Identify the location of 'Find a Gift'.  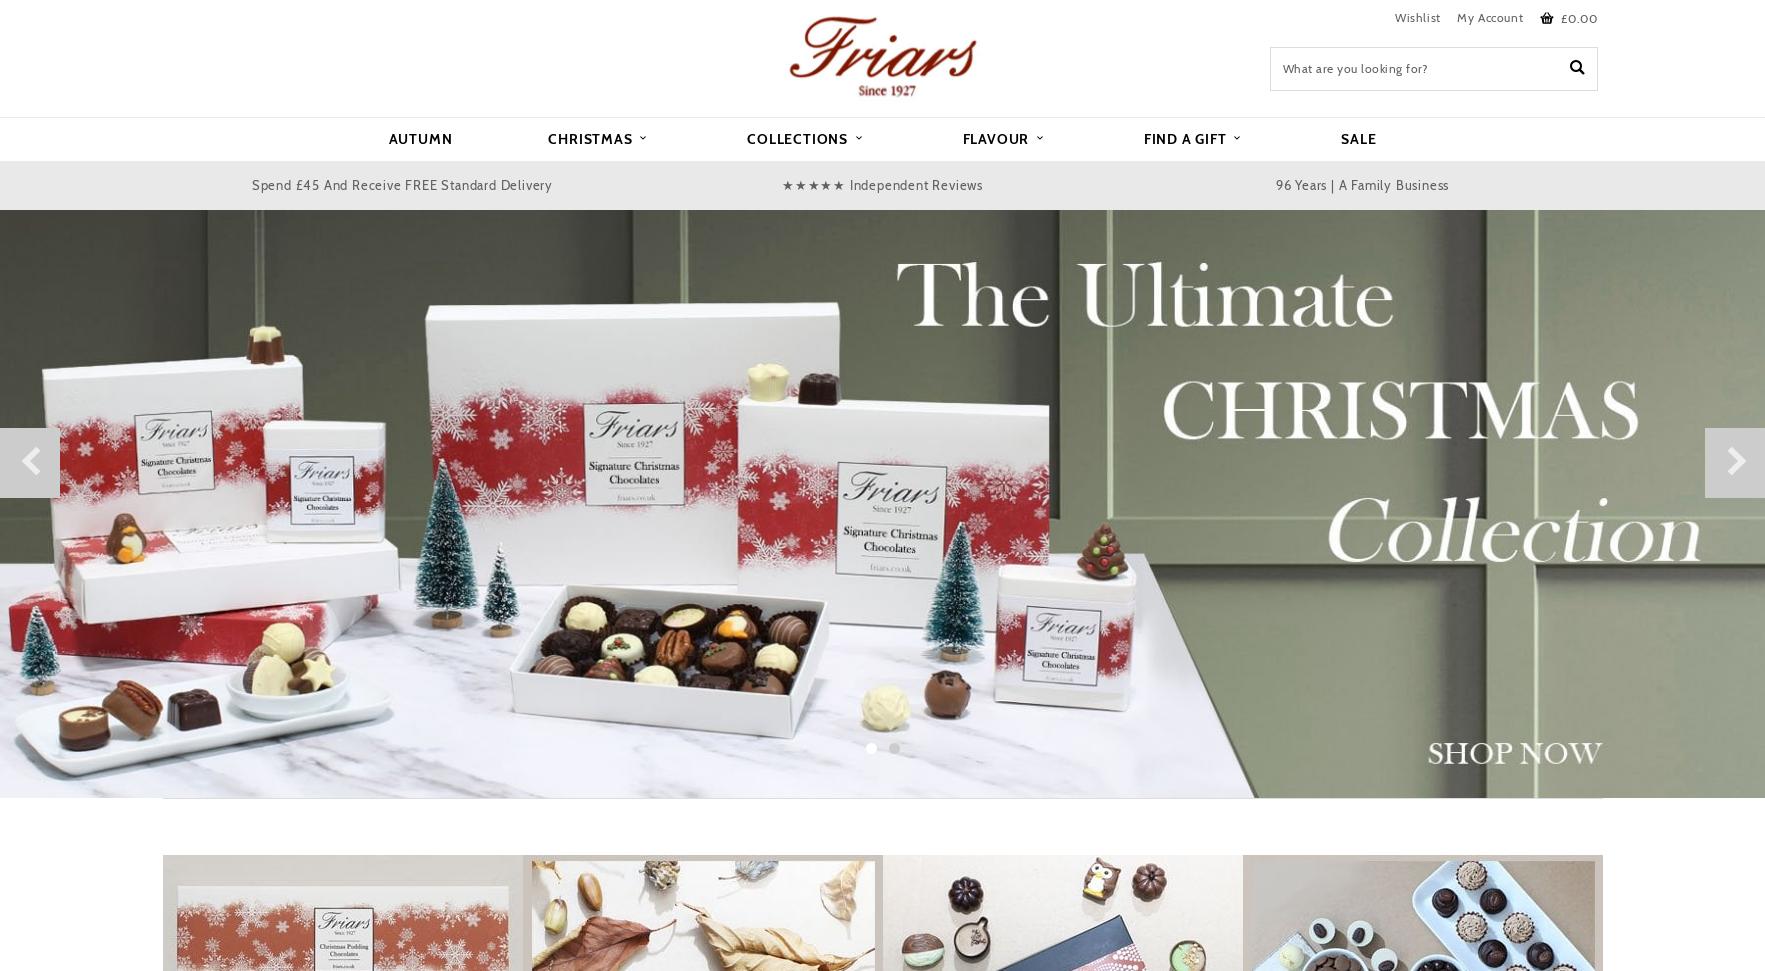
(1186, 137).